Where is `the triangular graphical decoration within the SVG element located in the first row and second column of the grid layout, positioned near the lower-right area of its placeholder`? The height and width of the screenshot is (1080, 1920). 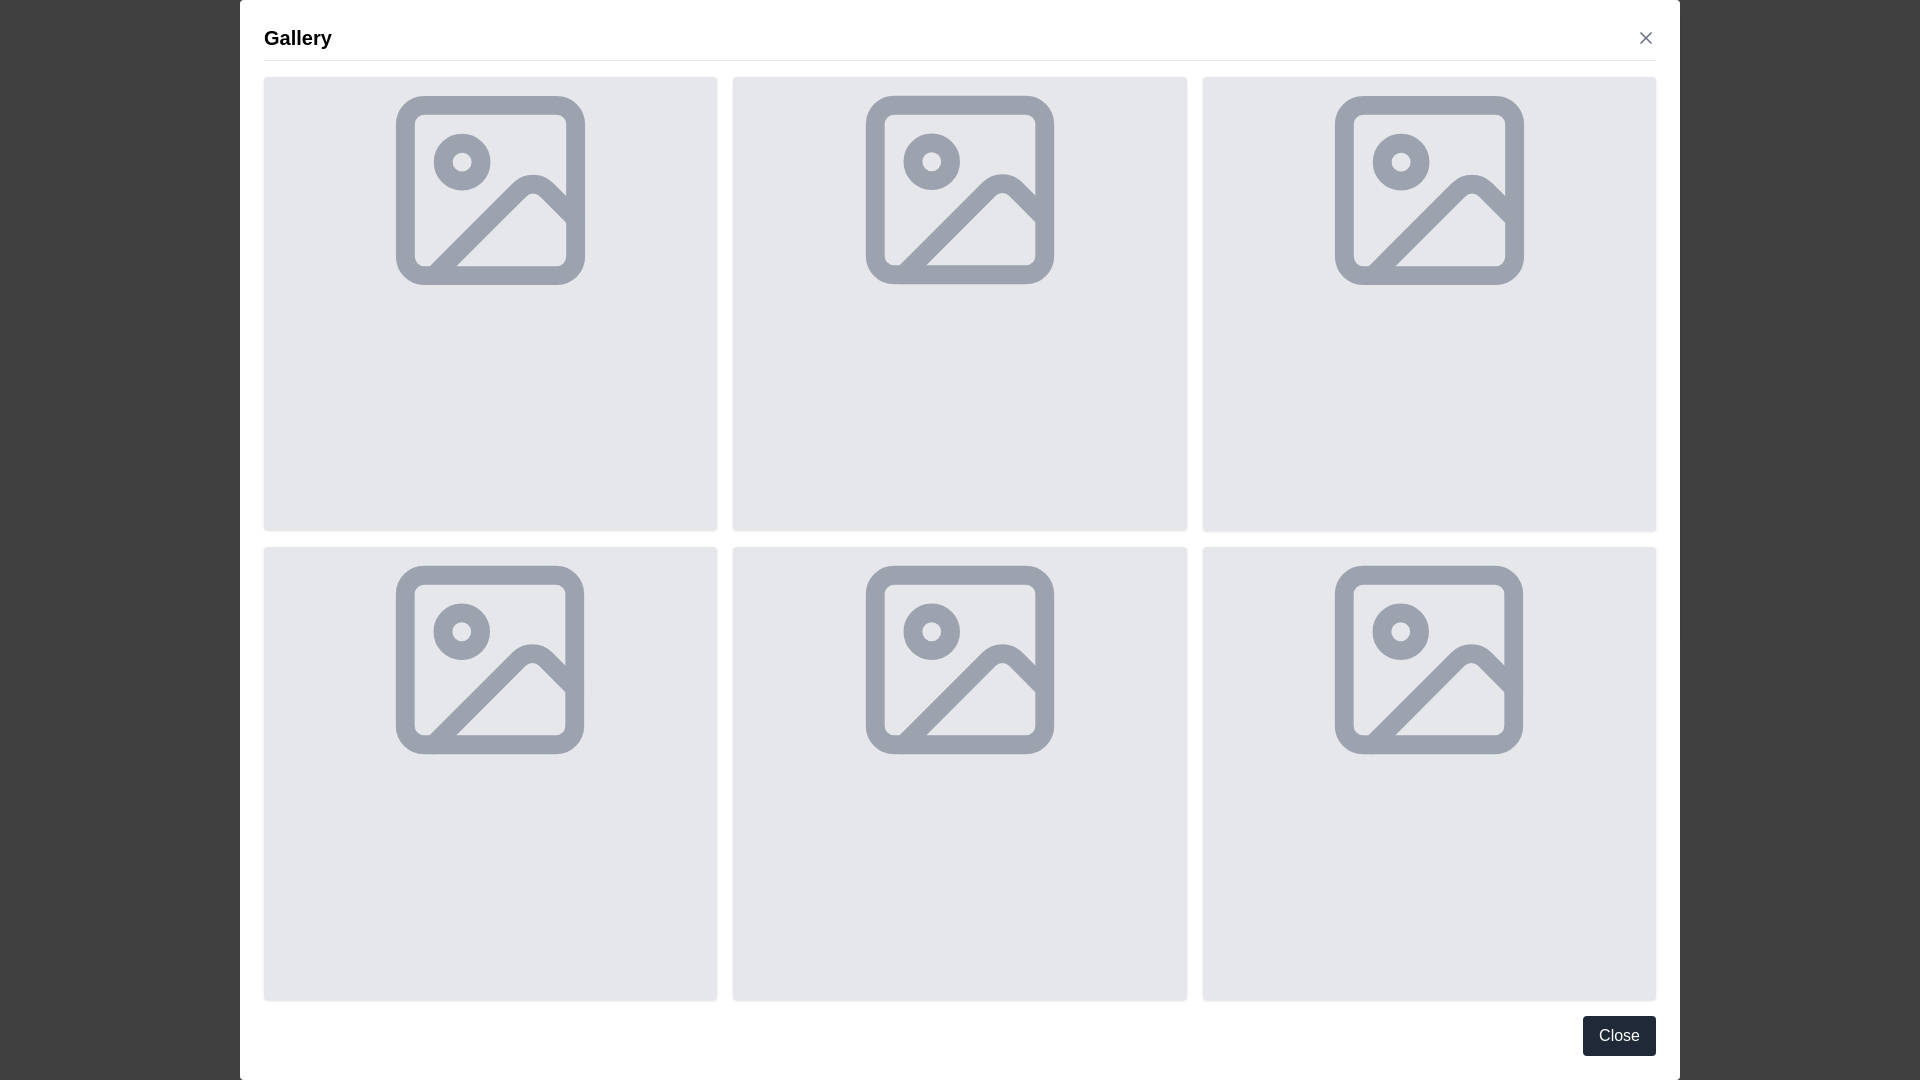 the triangular graphical decoration within the SVG element located in the first row and second column of the grid layout, positioned near the lower-right area of its placeholder is located at coordinates (974, 228).